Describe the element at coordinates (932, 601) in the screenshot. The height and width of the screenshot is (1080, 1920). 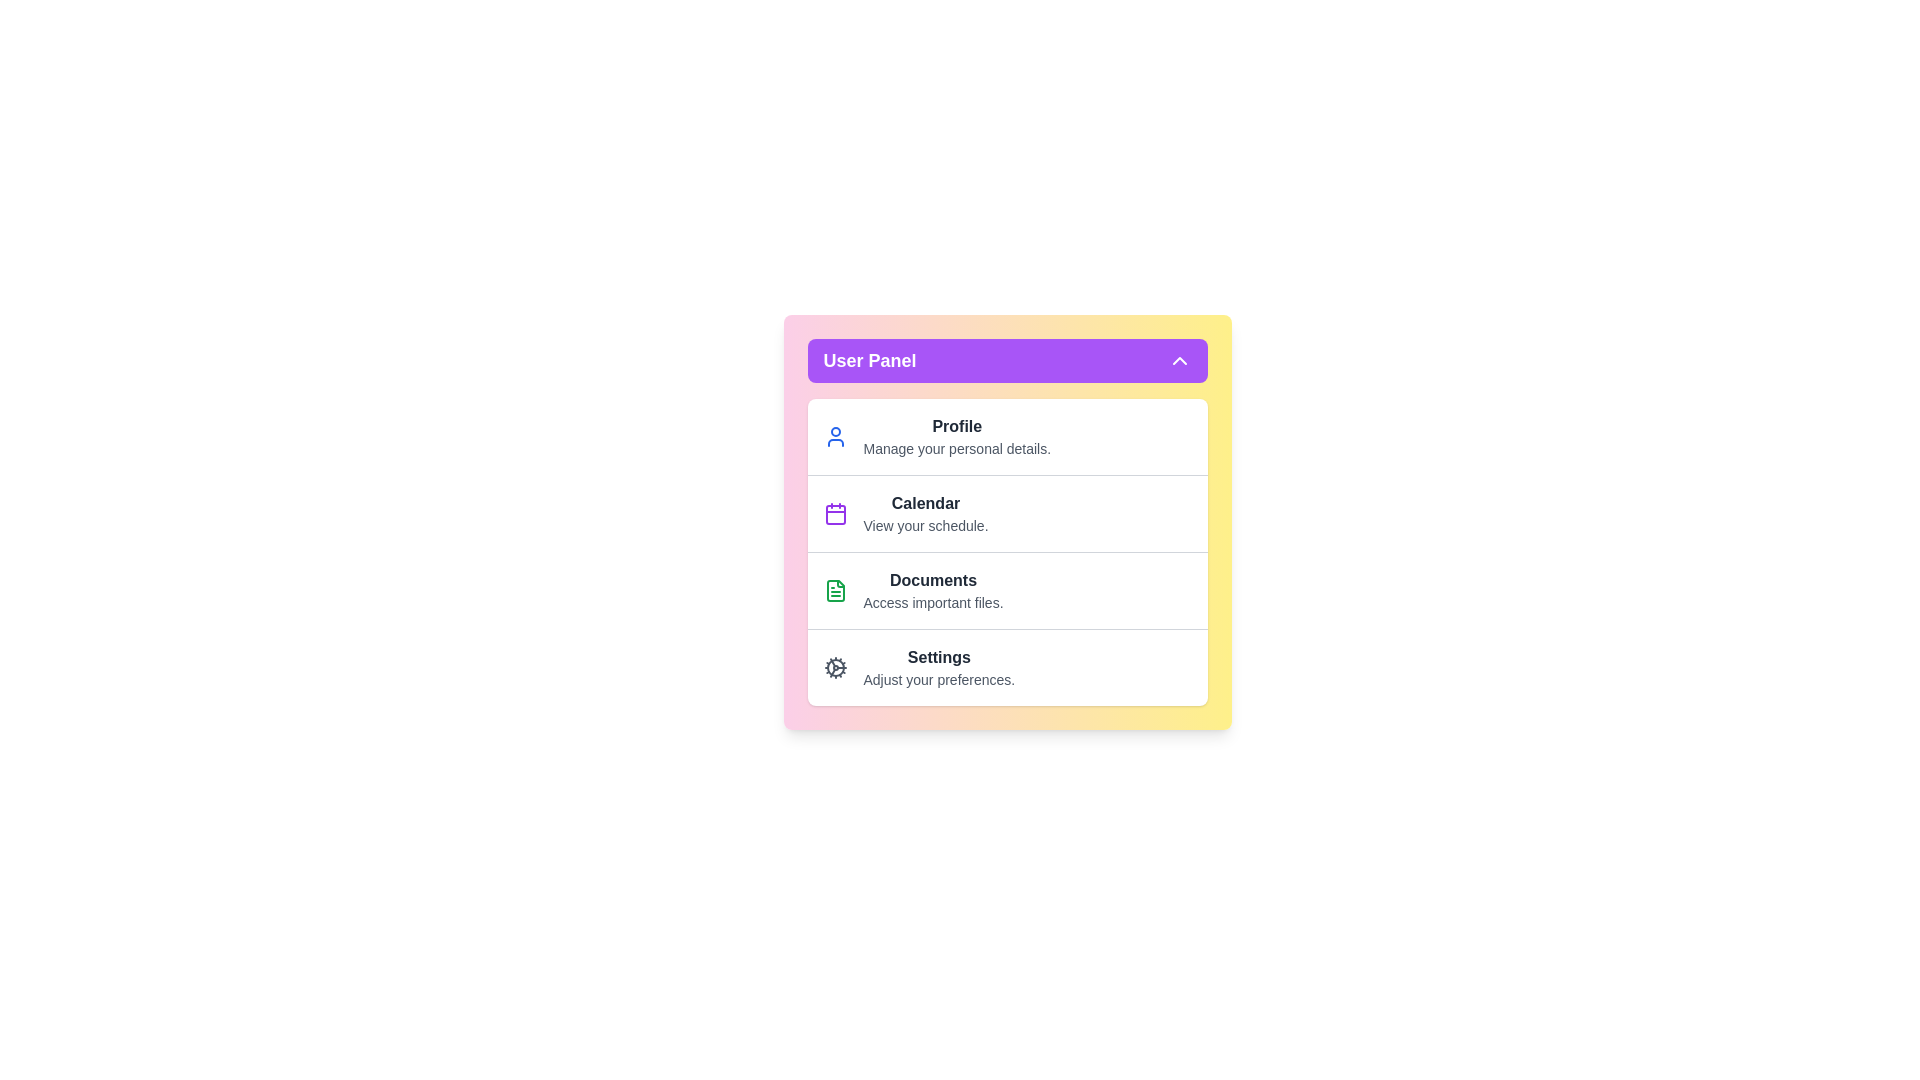
I see `the descriptive text element located in the 'Documents' section, positioned below the header 'Documents'` at that location.